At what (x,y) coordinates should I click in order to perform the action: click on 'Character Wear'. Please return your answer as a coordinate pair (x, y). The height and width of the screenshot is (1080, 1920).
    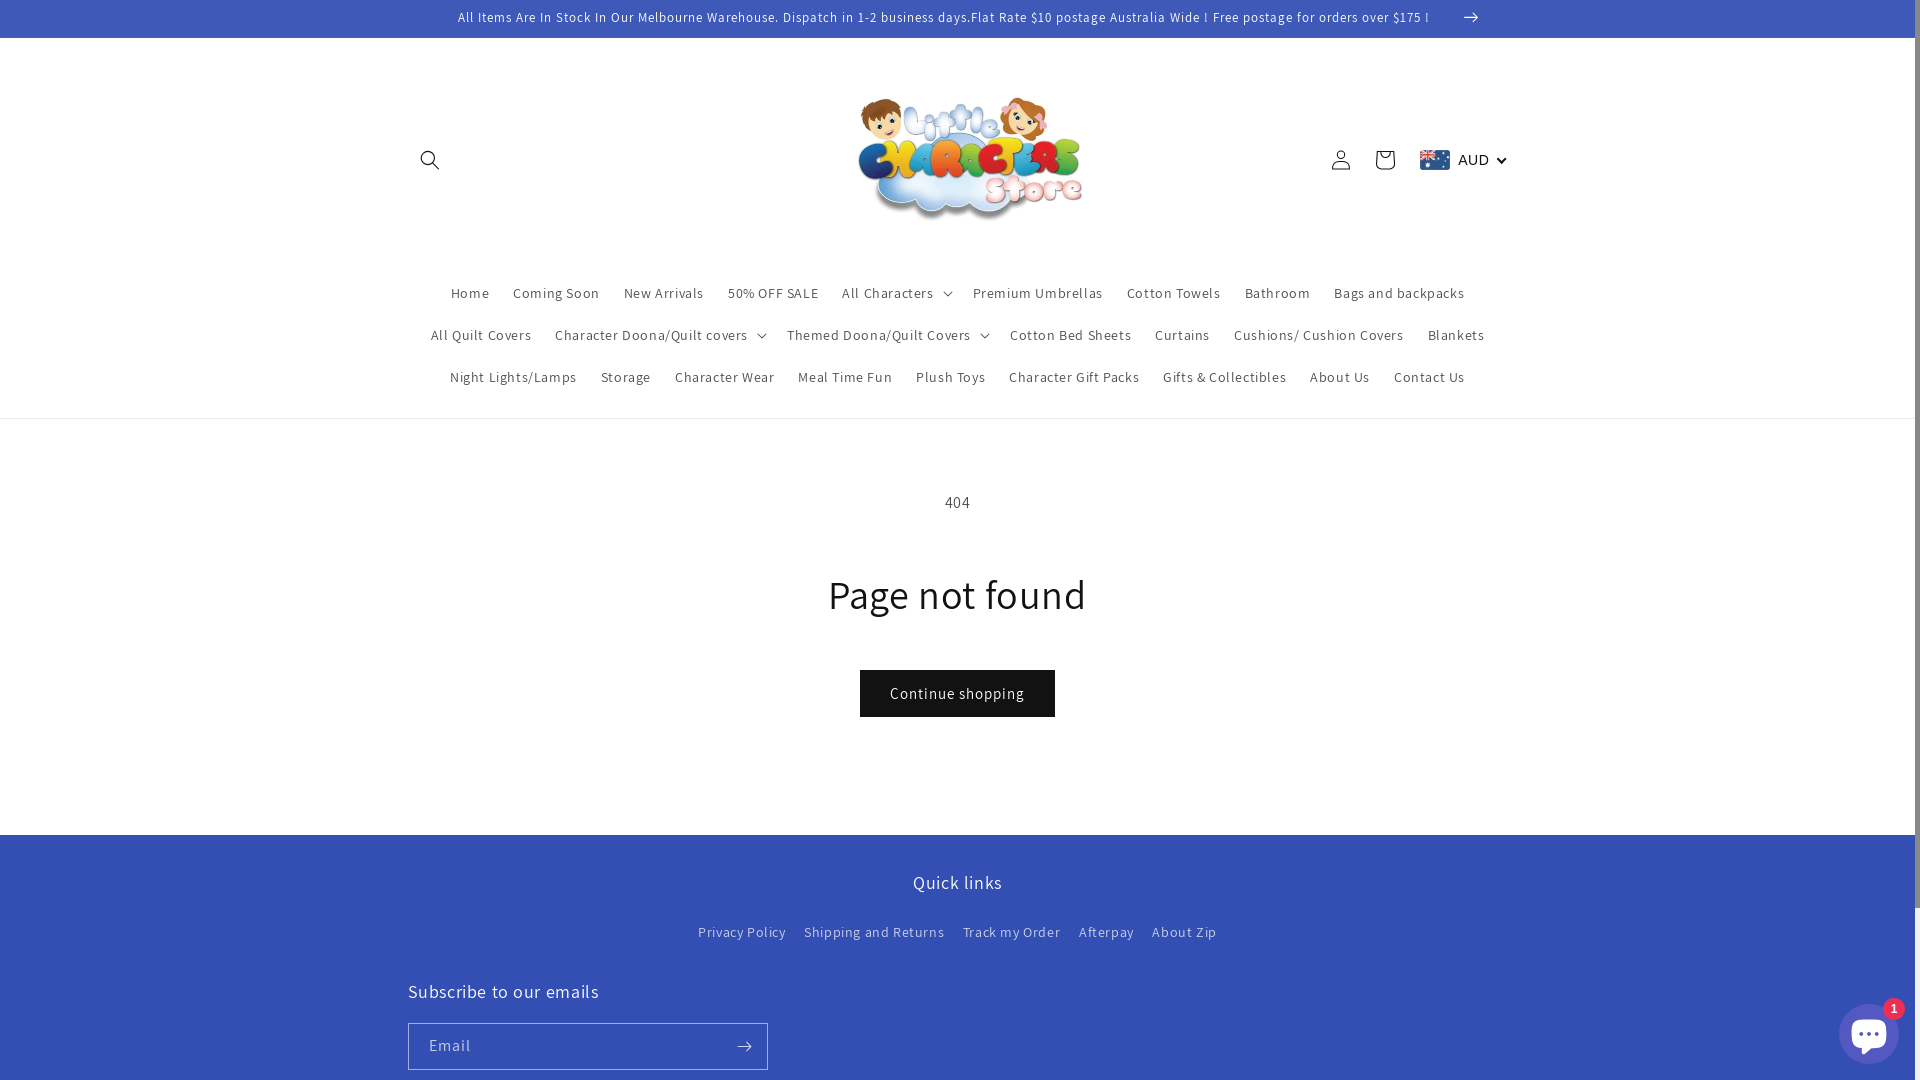
    Looking at the image, I should click on (662, 377).